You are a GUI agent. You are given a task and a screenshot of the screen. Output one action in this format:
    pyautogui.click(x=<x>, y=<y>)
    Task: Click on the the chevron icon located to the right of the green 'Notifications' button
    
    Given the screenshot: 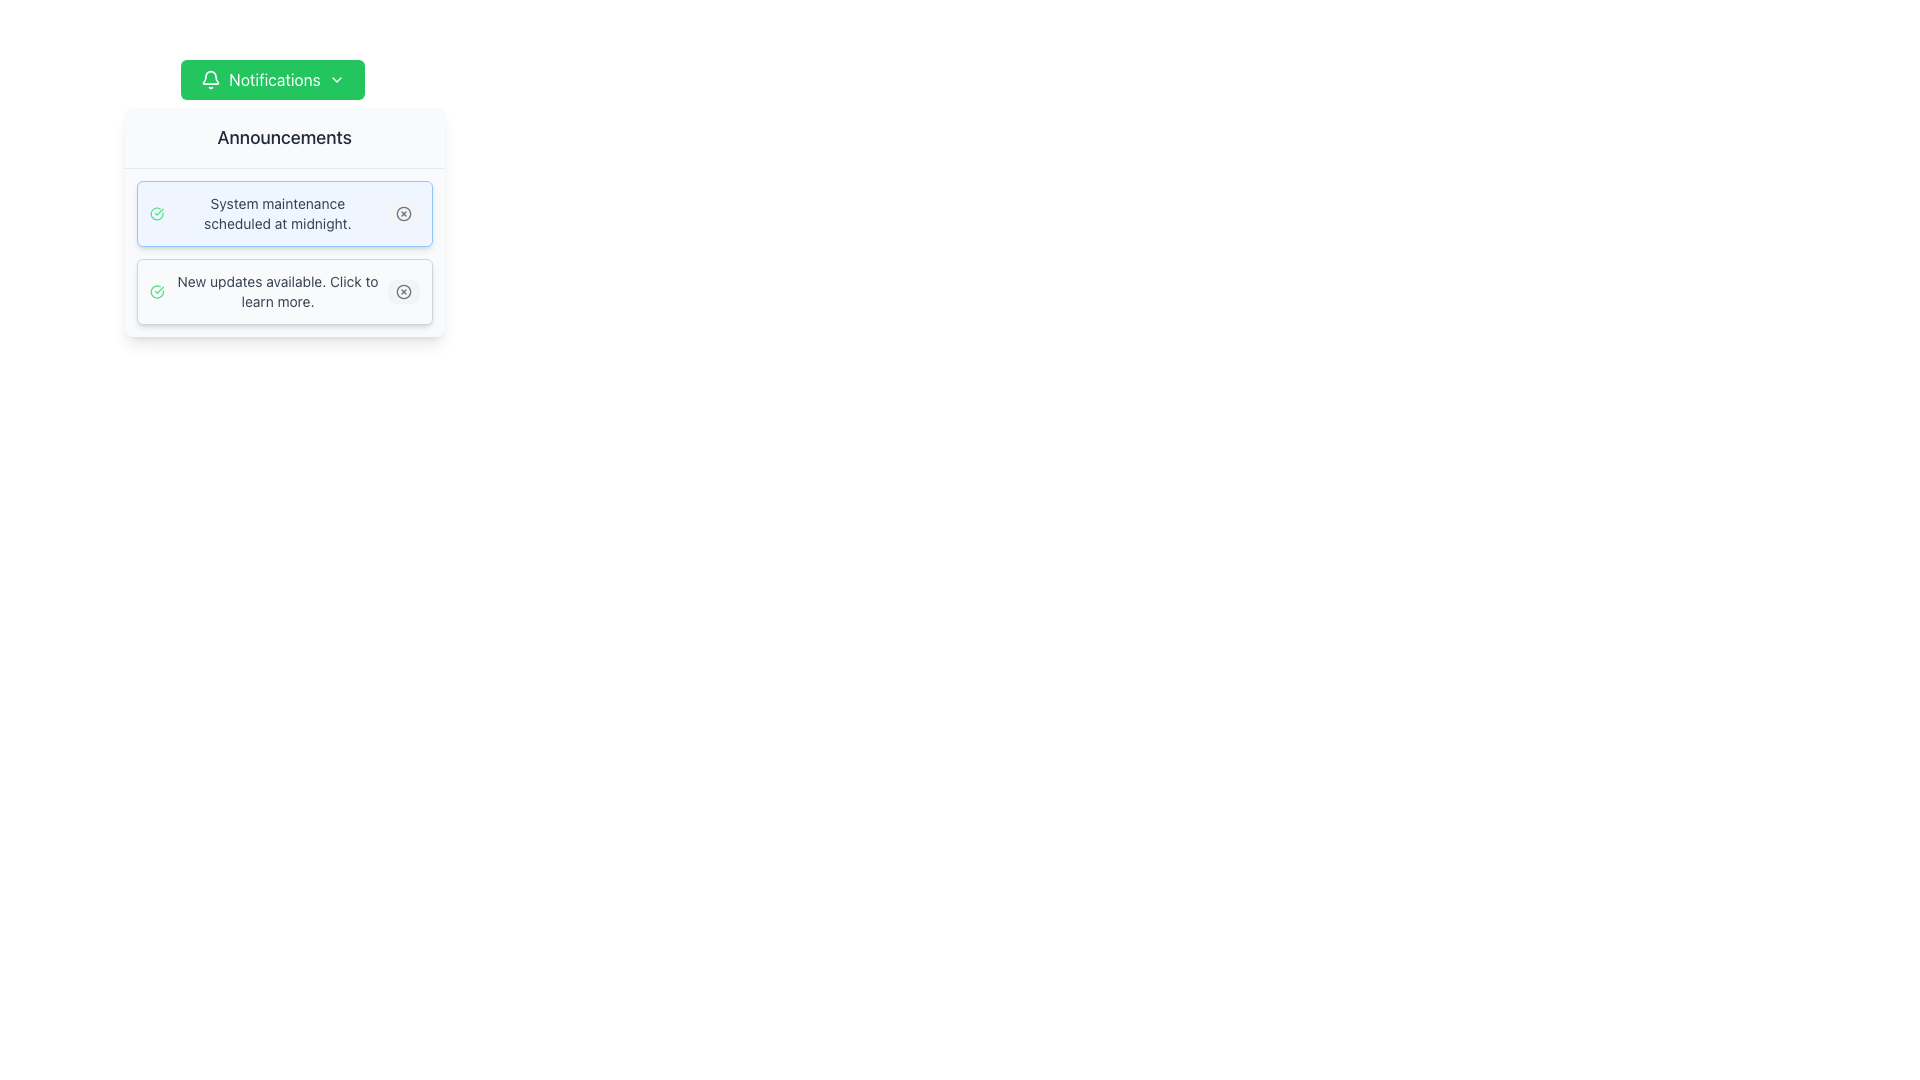 What is the action you would take?
    pyautogui.click(x=336, y=79)
    